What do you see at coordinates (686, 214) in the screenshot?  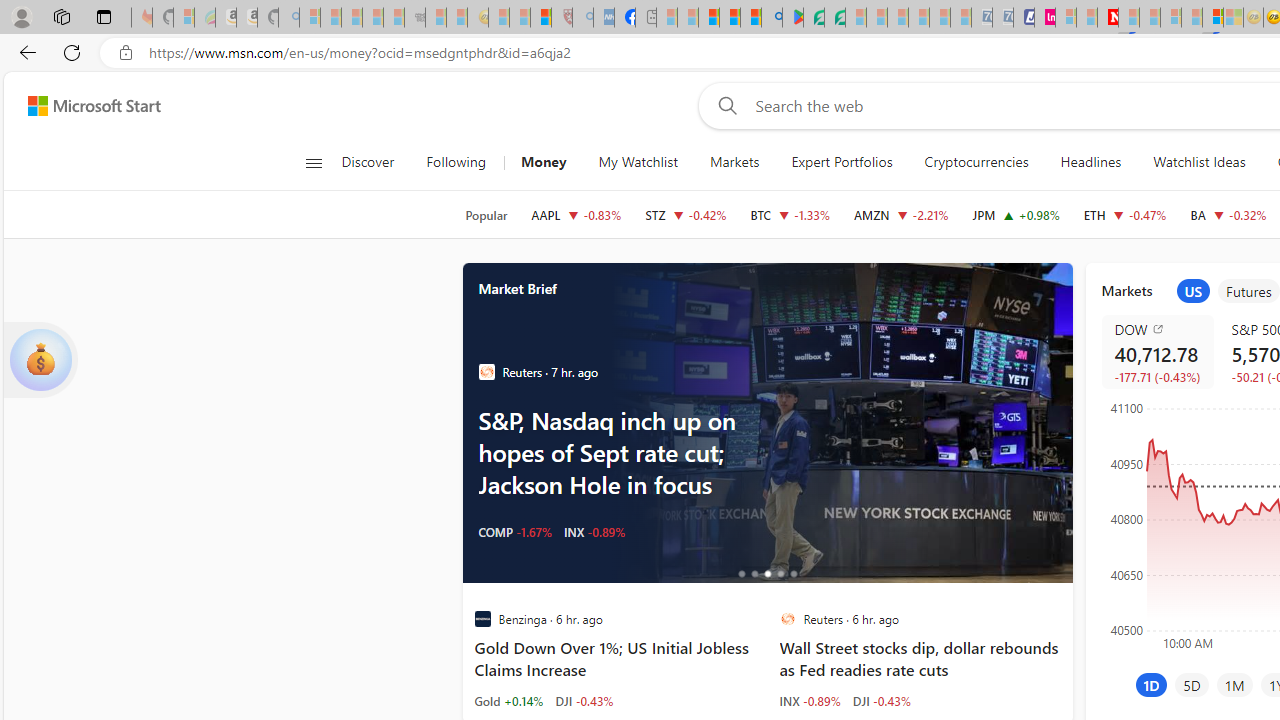 I see `'STZ CONSTELLATION BRANDS, INC. decrease 243.70 -1.04 -0.42%'` at bounding box center [686, 214].